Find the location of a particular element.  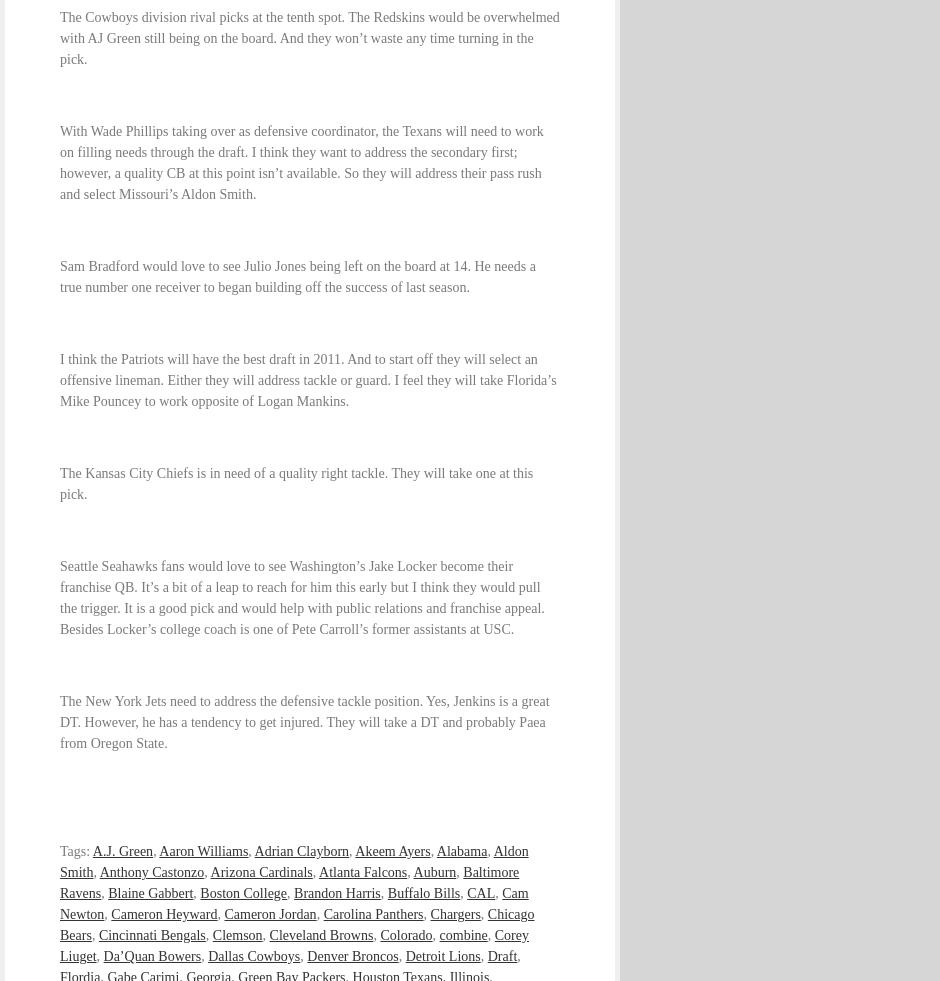

'Carolina Panthers' is located at coordinates (371, 914).